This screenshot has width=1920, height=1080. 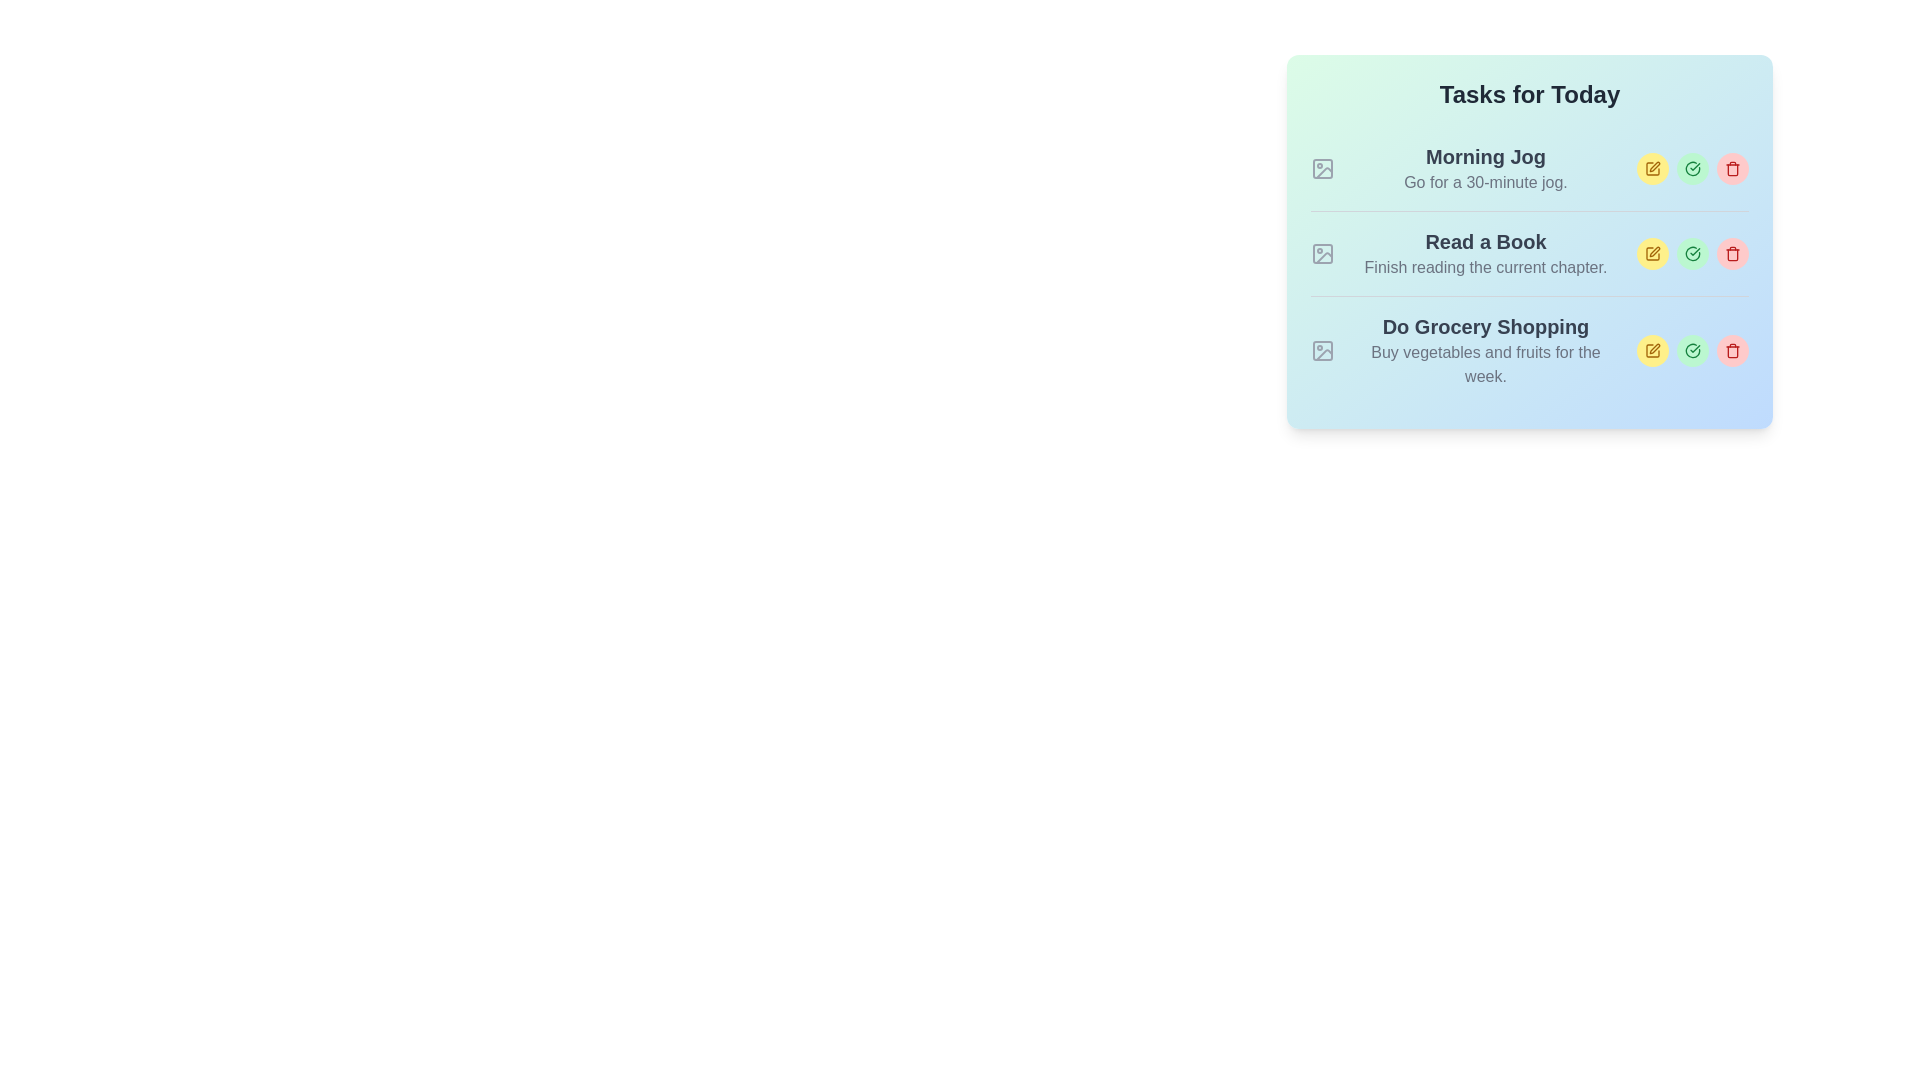 What do you see at coordinates (1654, 165) in the screenshot?
I see `the small pen icon button for editing located on the right-hand side of the second row in the task list` at bounding box center [1654, 165].